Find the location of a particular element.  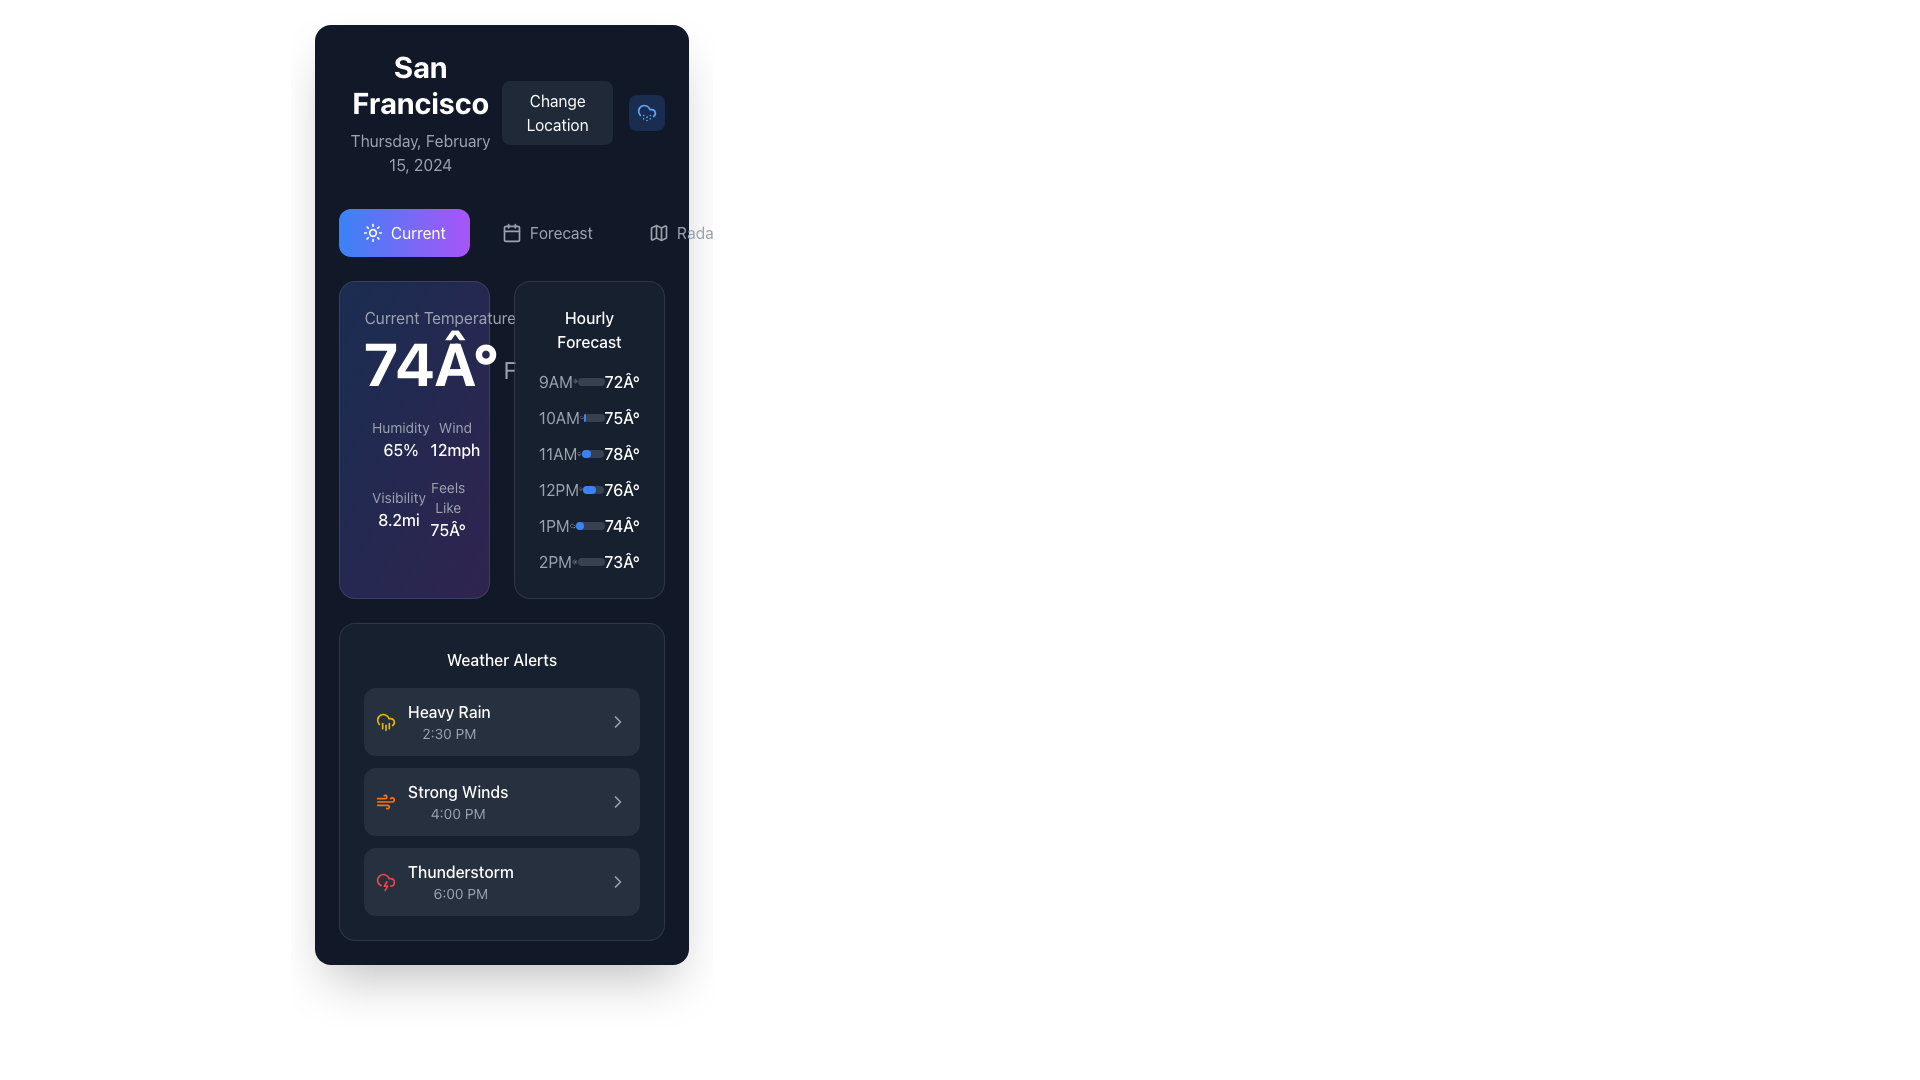

the folded map icon, which is styled in a modern graphic design and located next to the 'Radar' text label in the upper-right corner of the user interface, to interact with it is located at coordinates (658, 231).